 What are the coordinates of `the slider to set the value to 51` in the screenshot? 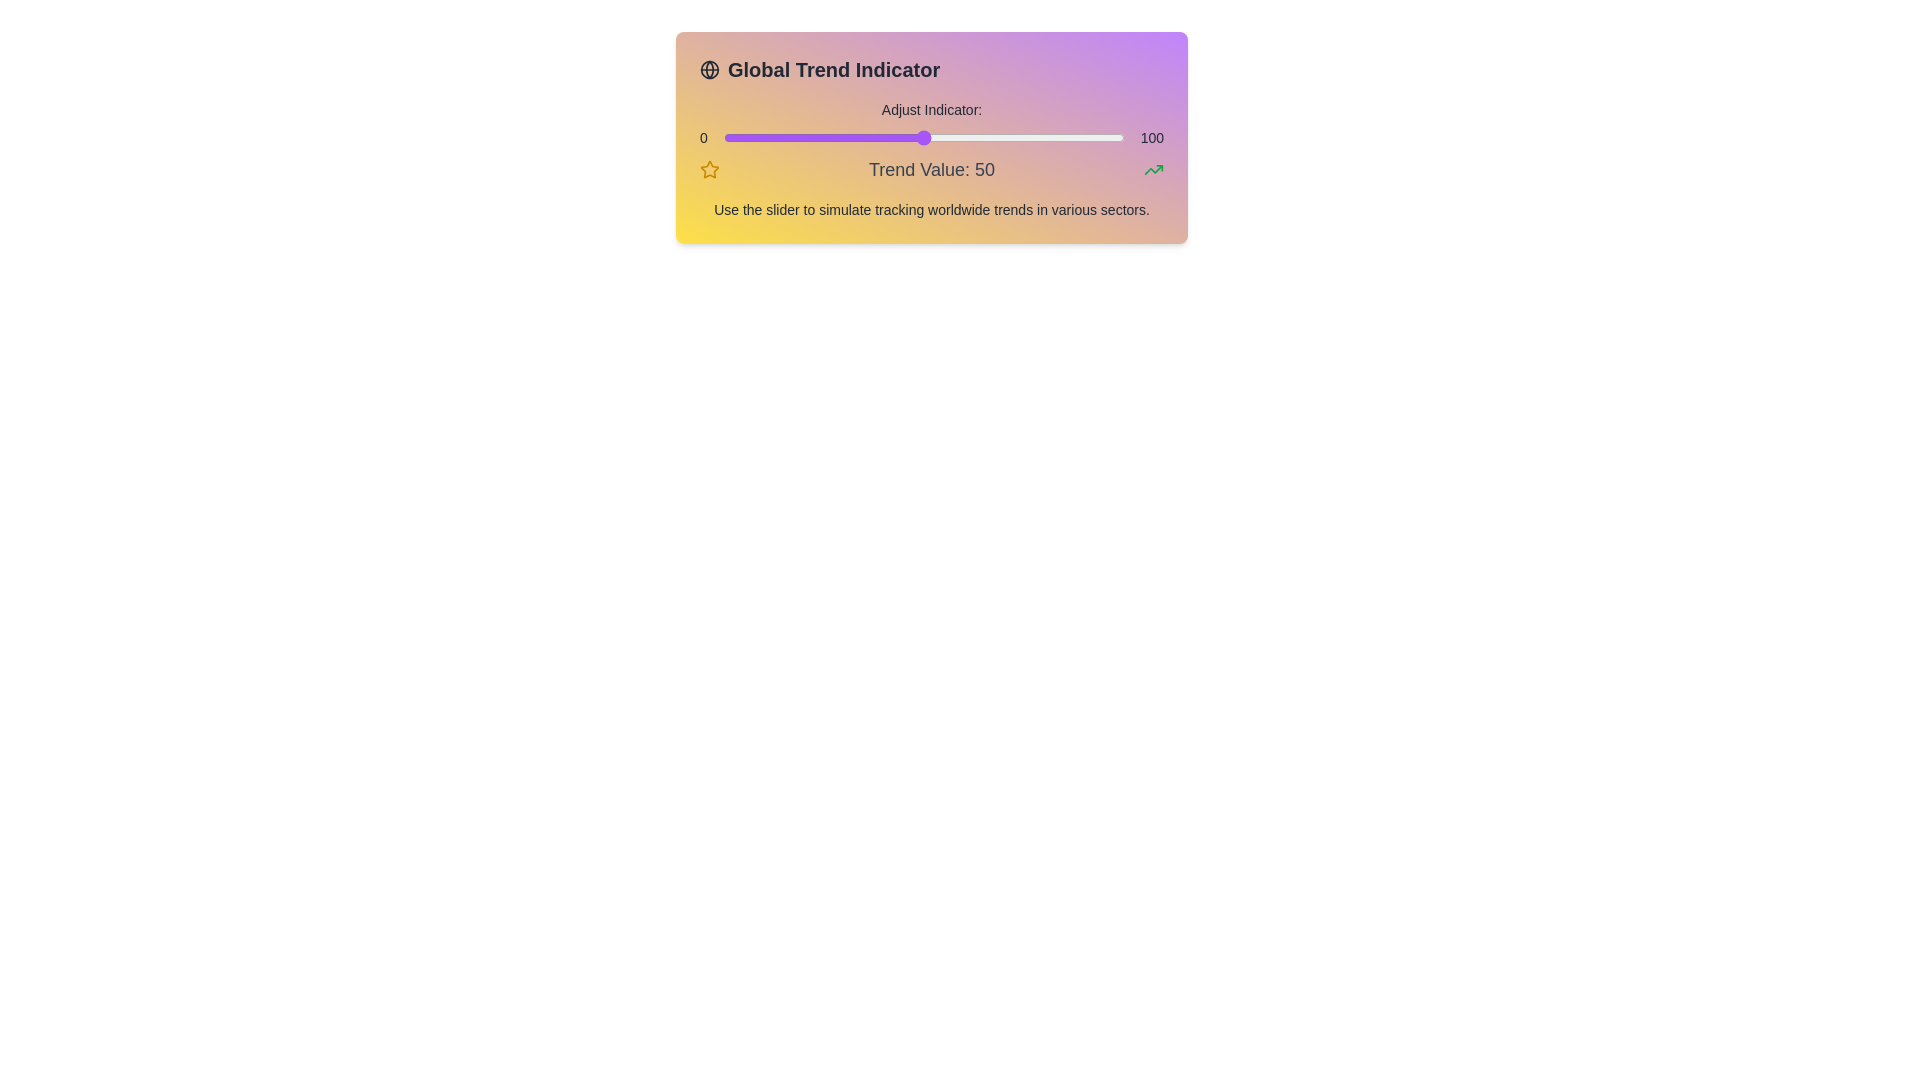 It's located at (927, 137).